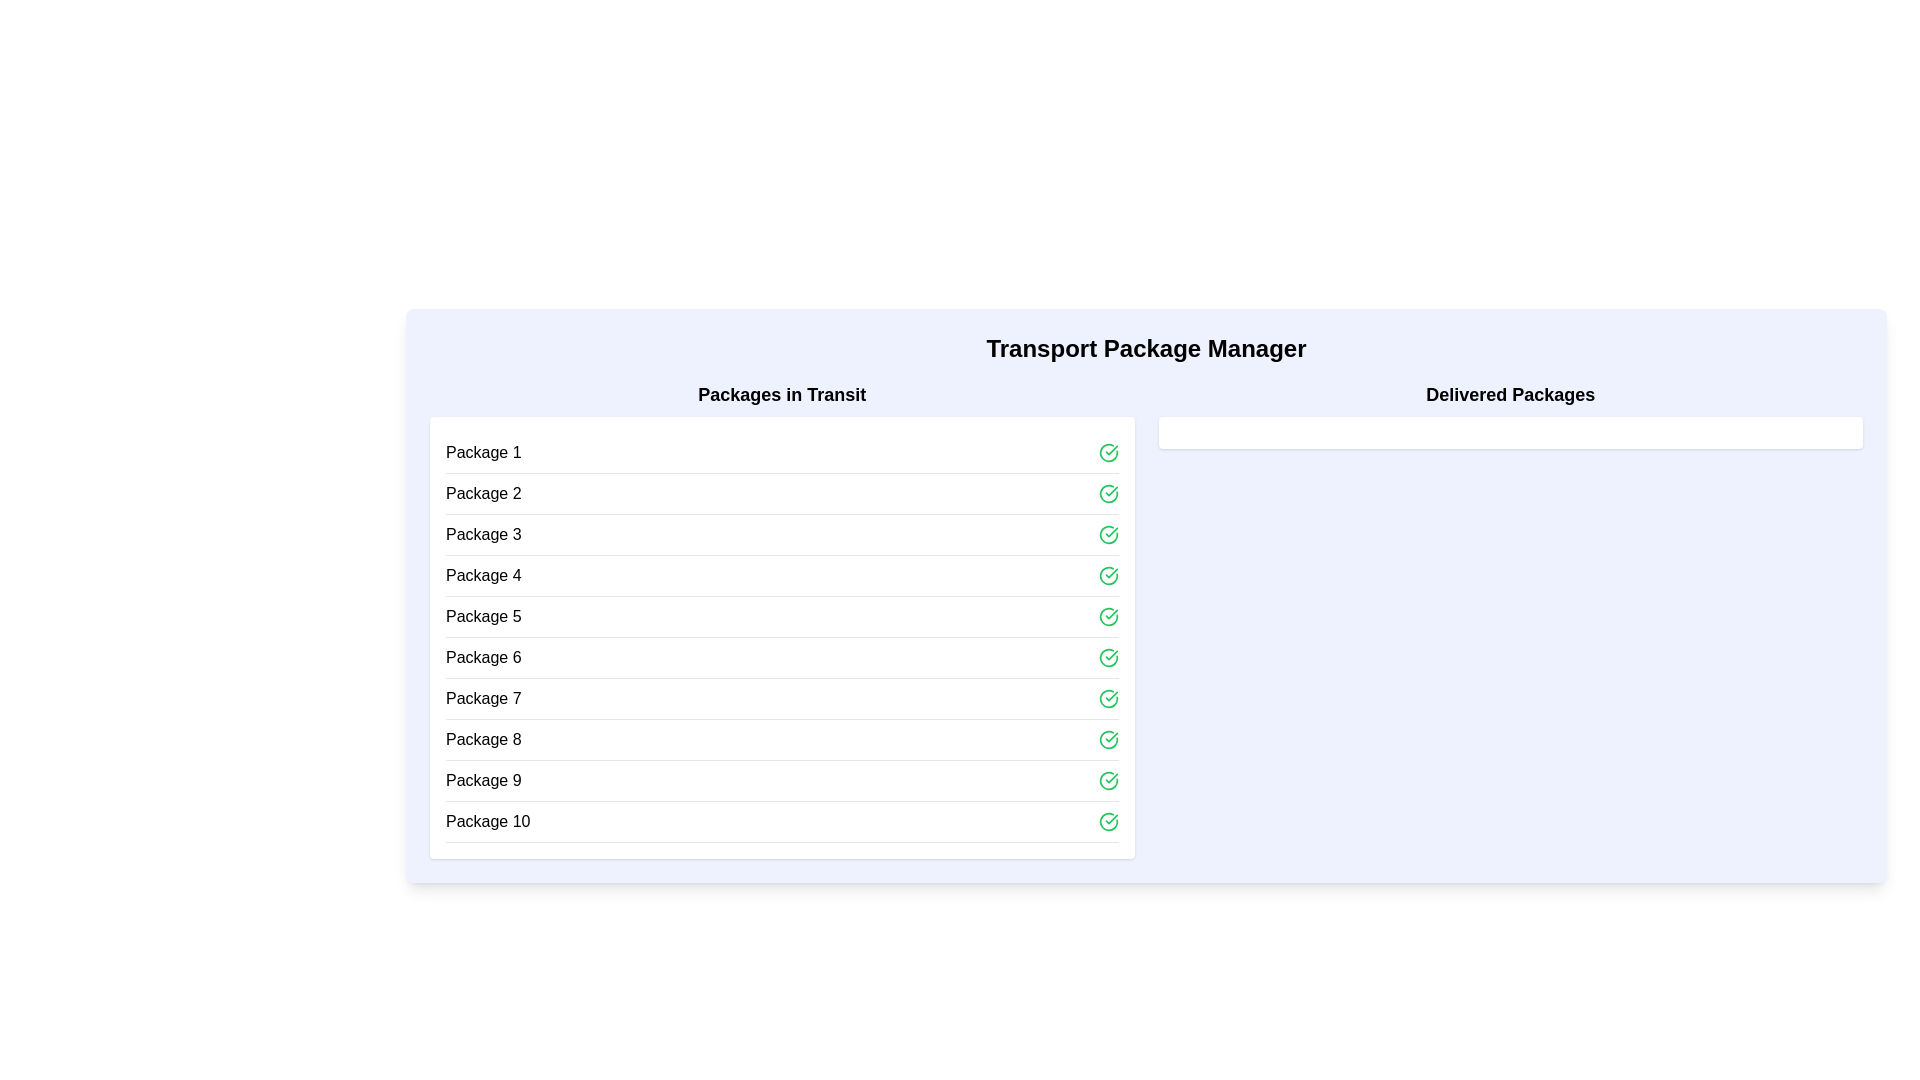 The image size is (1920, 1080). Describe the element at coordinates (1107, 658) in the screenshot. I see `the status icon for 'Package 6', located at the far right of the corresponding row to visually confirm its completion status` at that location.